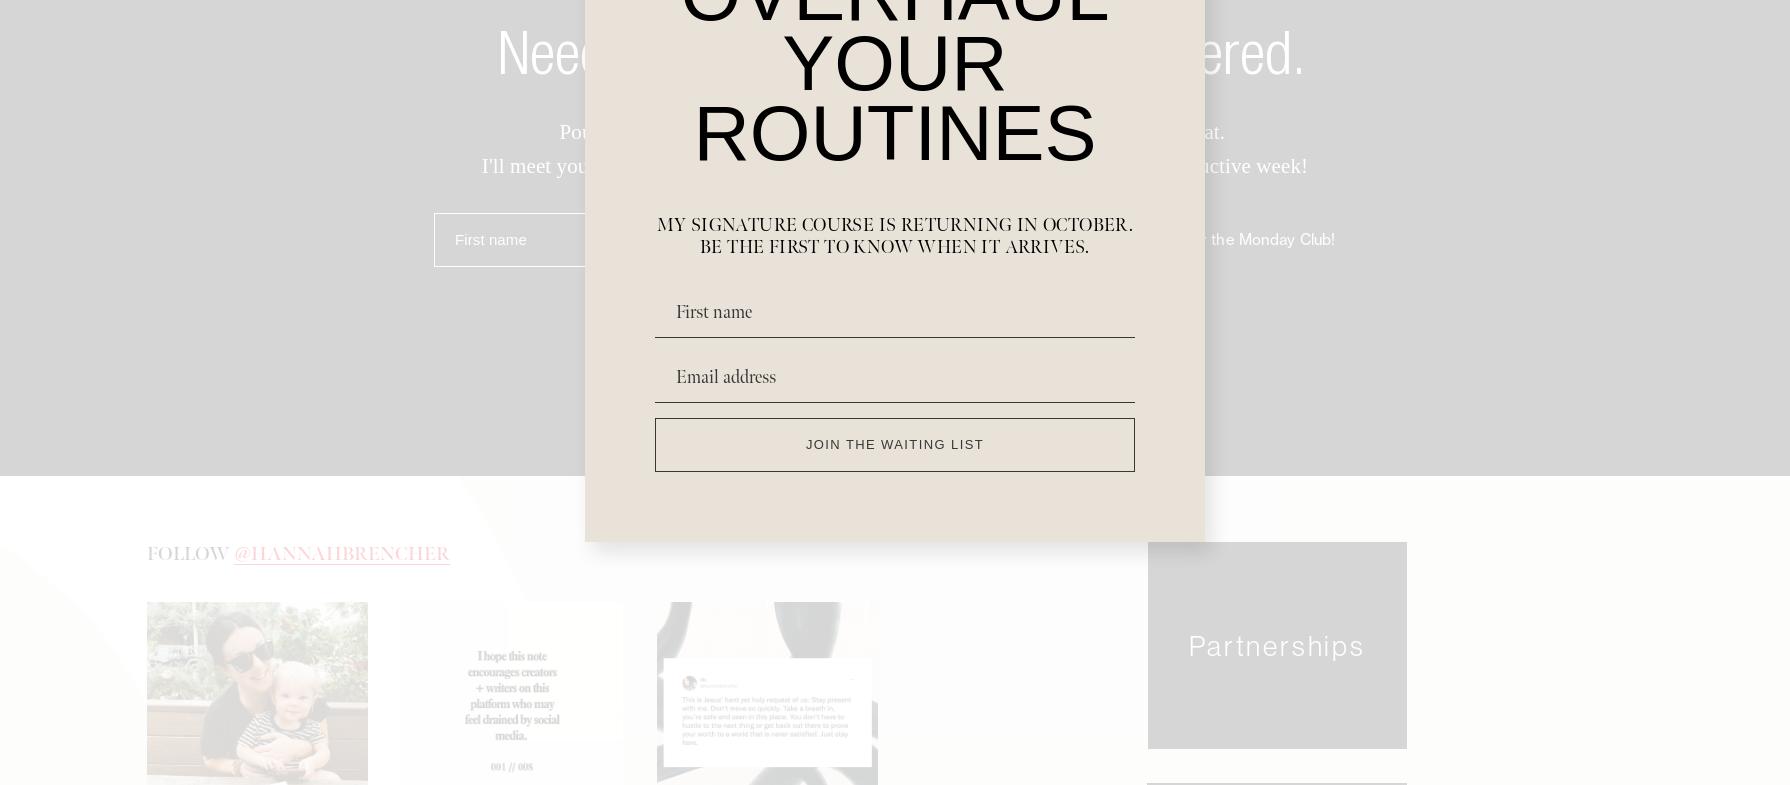 This screenshot has height=785, width=1790. I want to click on 'HANNAHBRENCHER', so click(350, 560).